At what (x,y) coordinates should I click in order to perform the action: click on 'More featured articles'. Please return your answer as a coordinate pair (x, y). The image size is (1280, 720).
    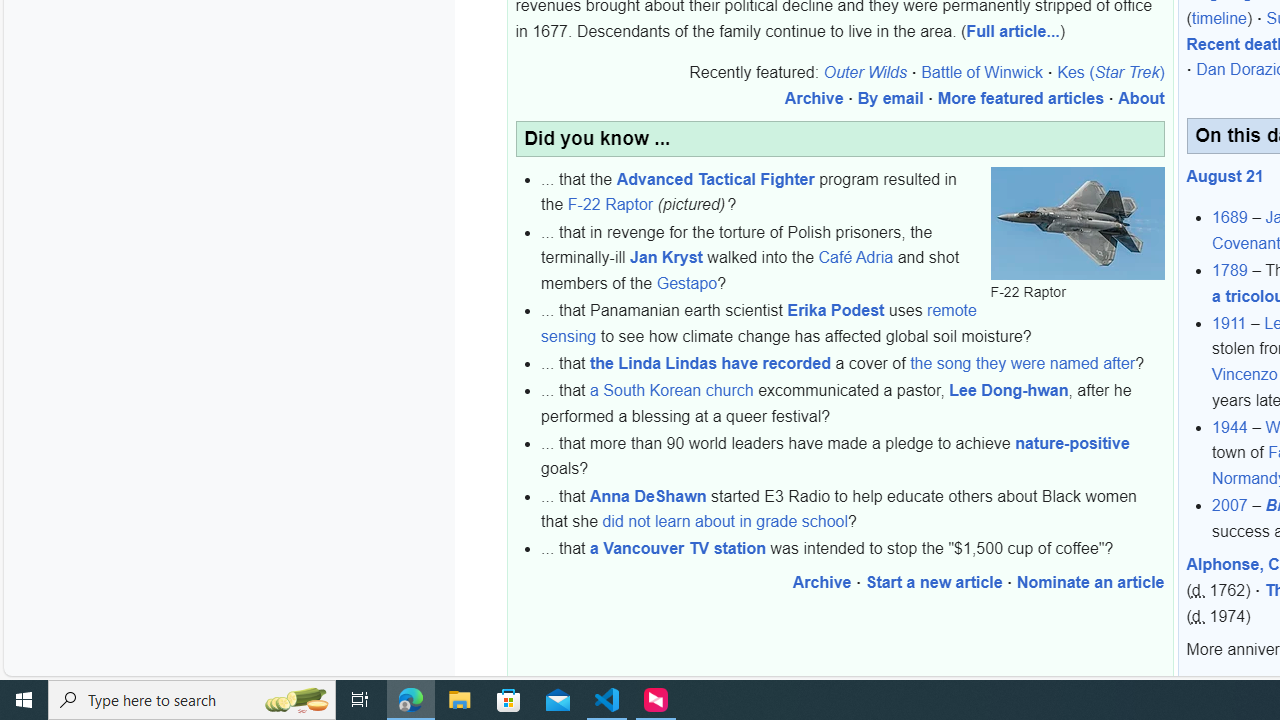
    Looking at the image, I should click on (1020, 99).